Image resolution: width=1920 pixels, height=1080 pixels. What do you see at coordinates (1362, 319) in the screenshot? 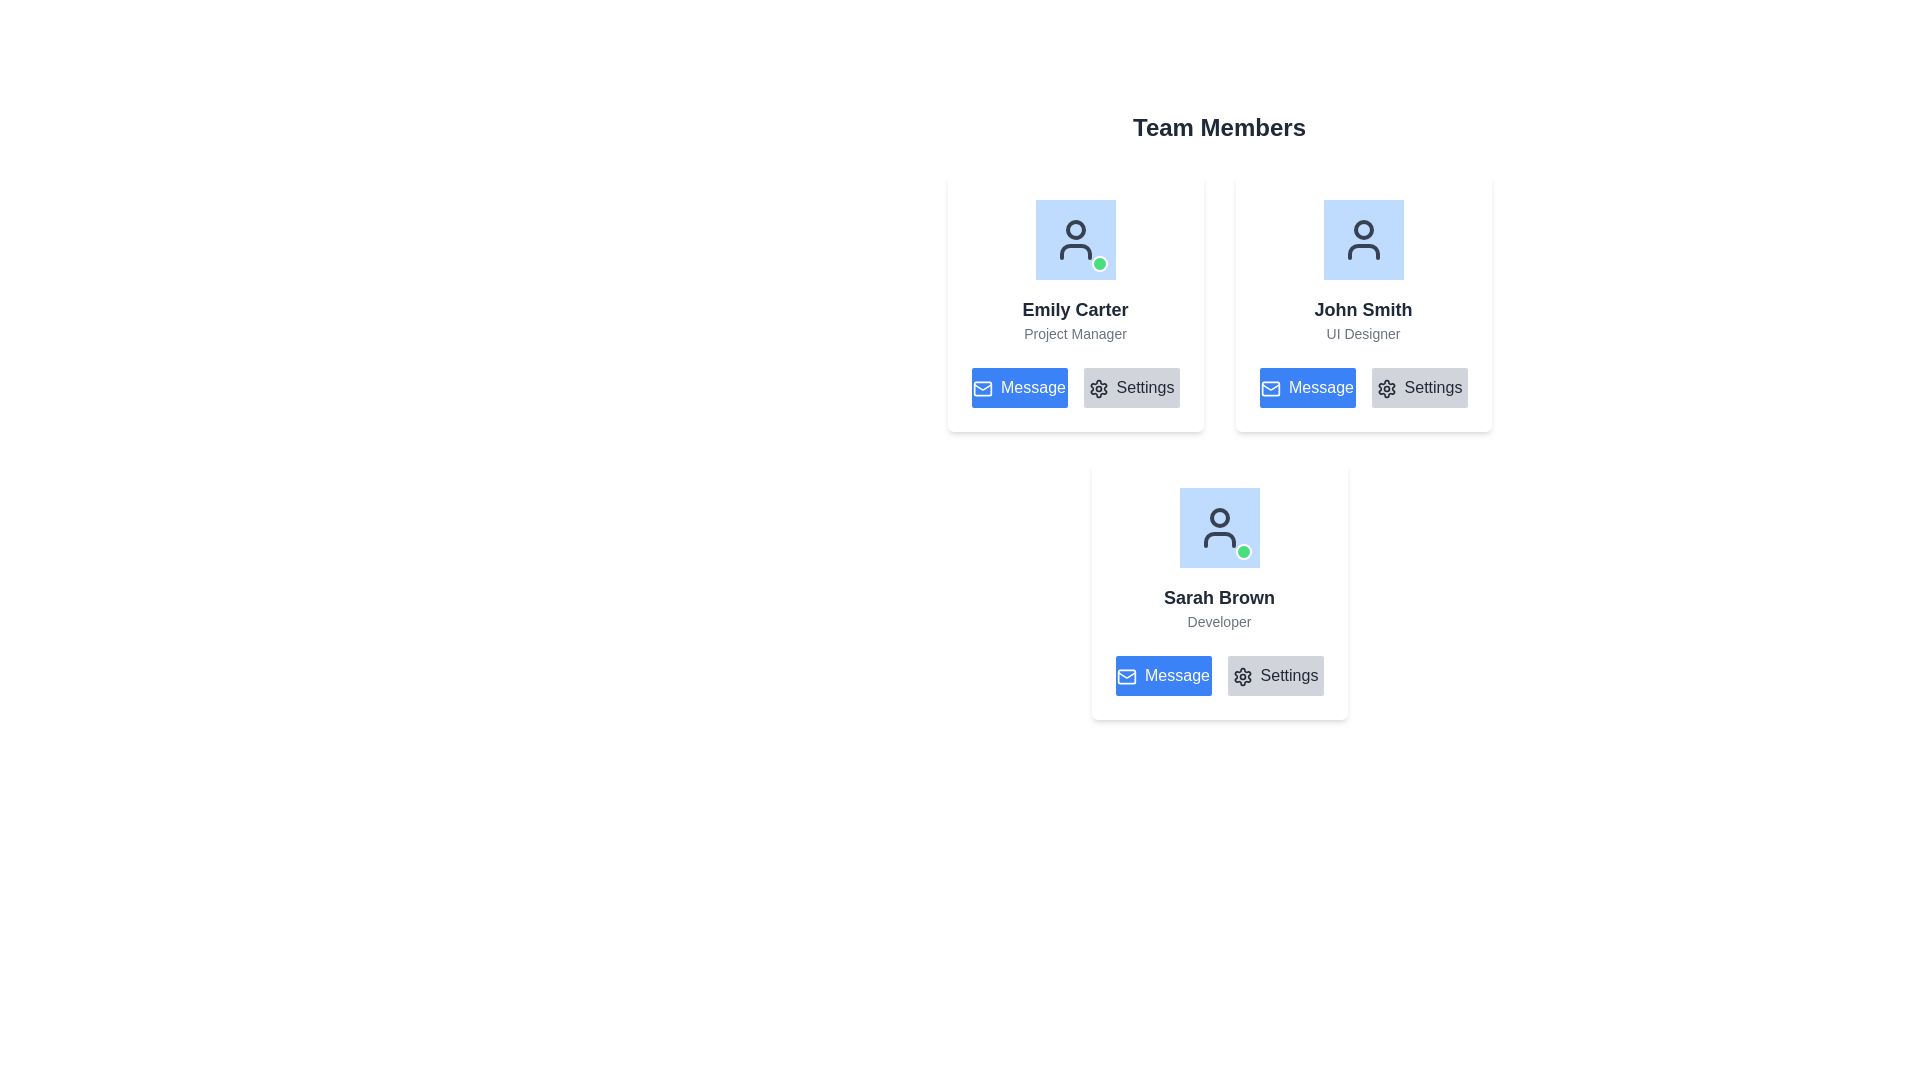
I see `text label that identifies 'John Smith', a UI Designer, located in the card component in the second column of the top row under 'Team Members'` at bounding box center [1362, 319].